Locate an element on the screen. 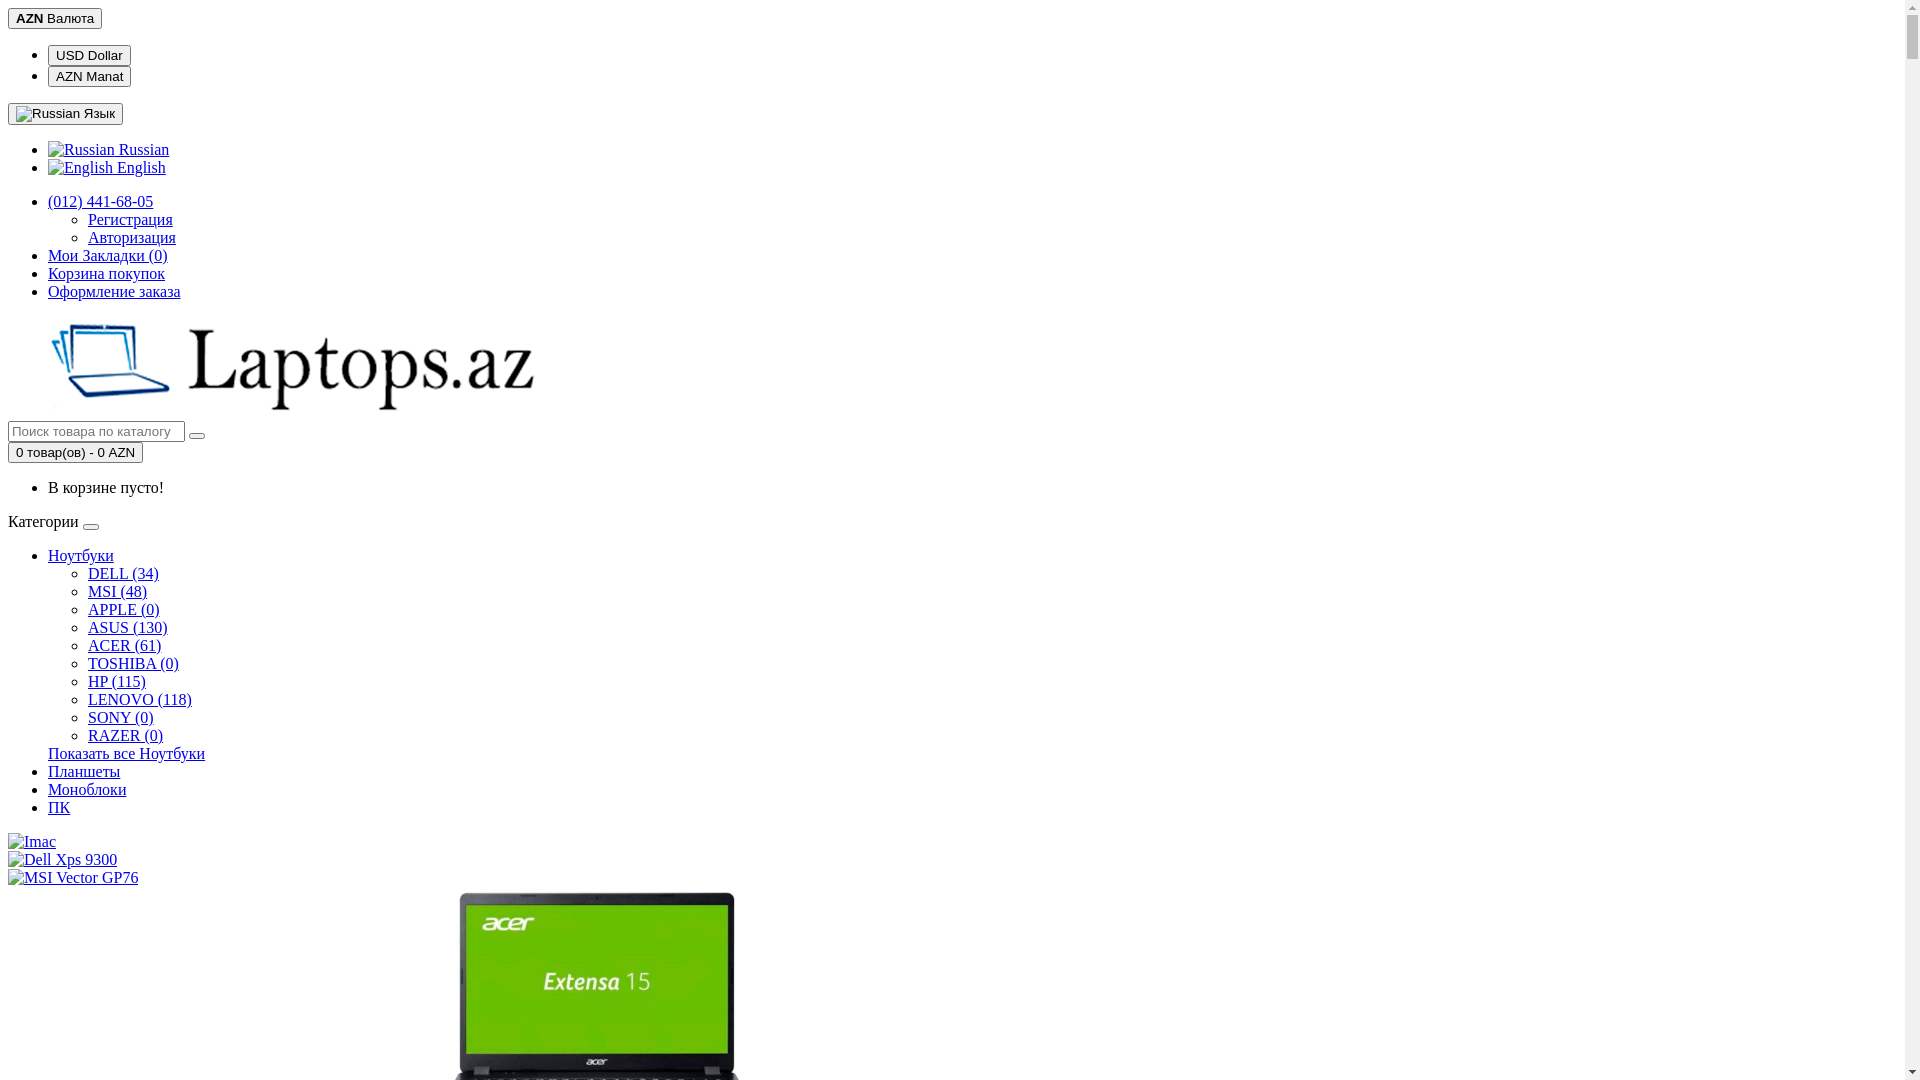 The image size is (1920, 1080). 'ACER (61)' is located at coordinates (123, 645).